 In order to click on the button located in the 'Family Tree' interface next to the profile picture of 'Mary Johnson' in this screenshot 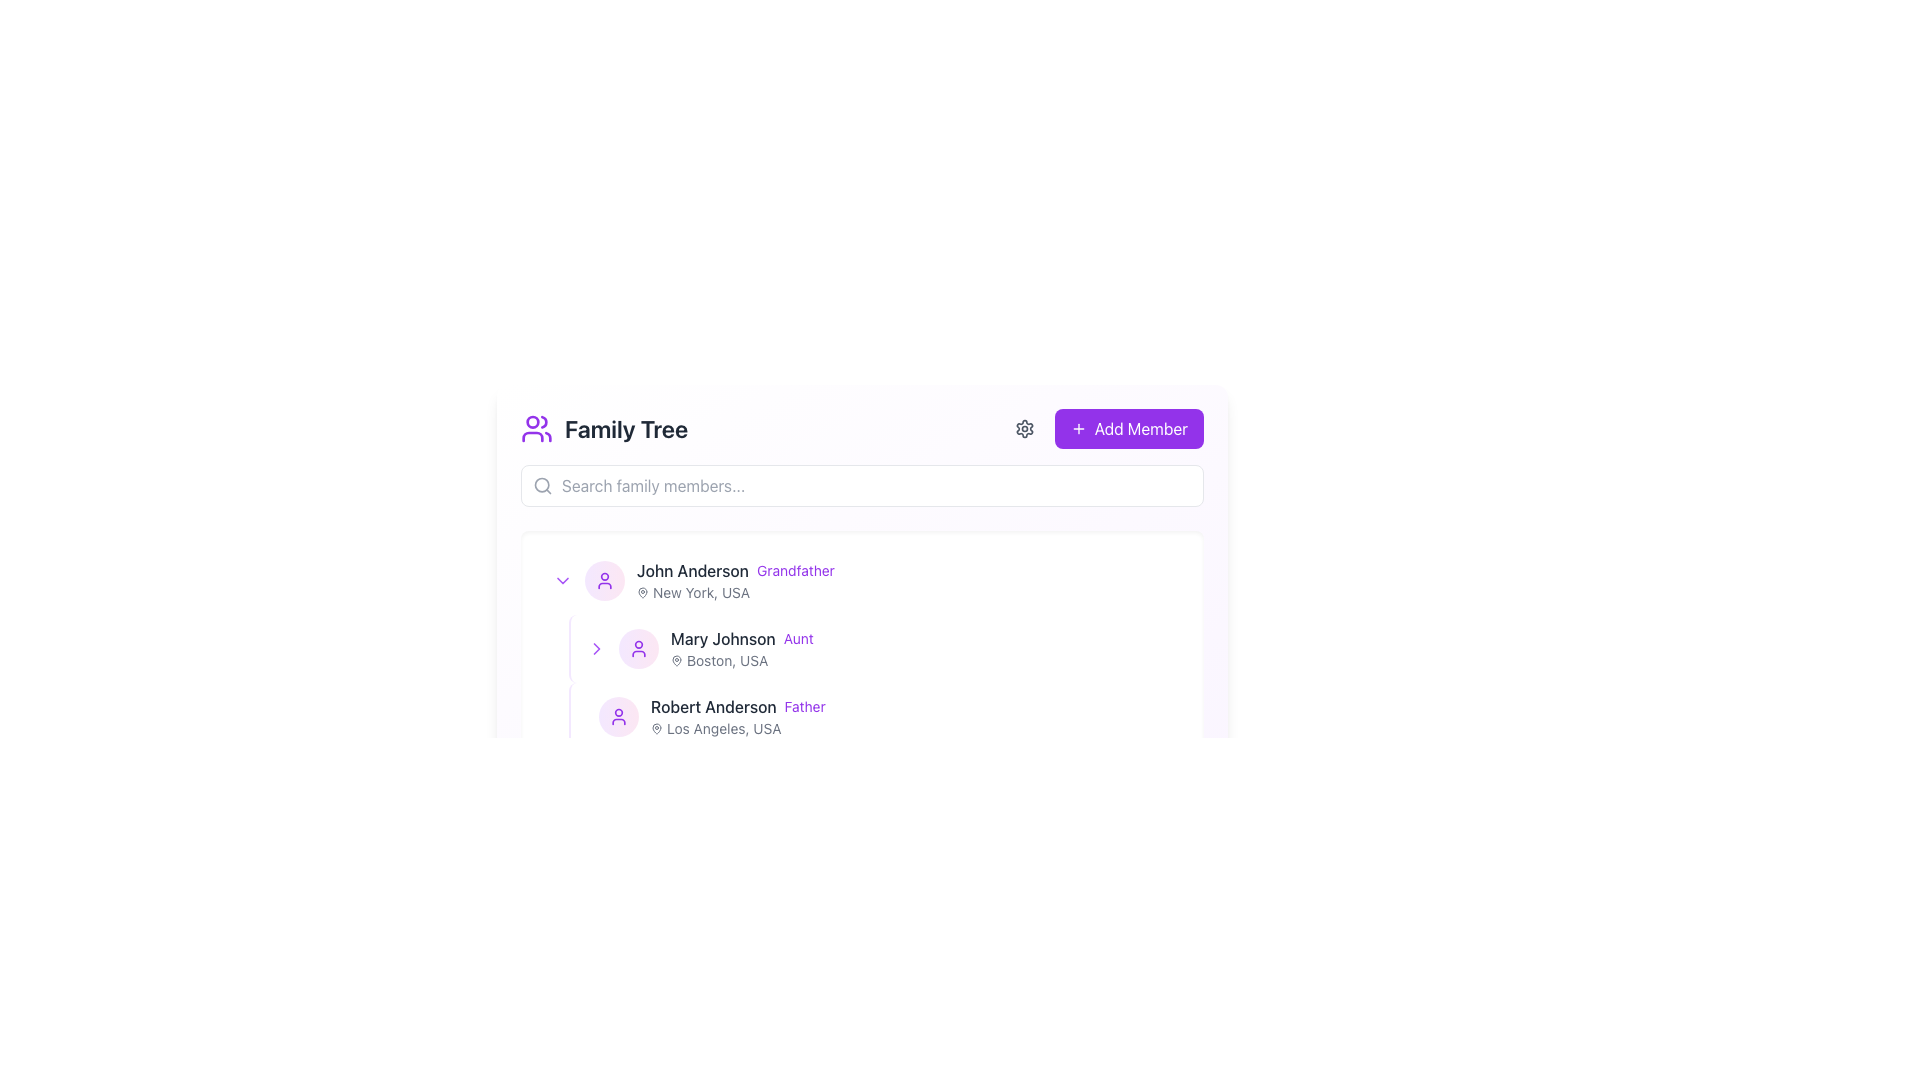, I will do `click(595, 648)`.